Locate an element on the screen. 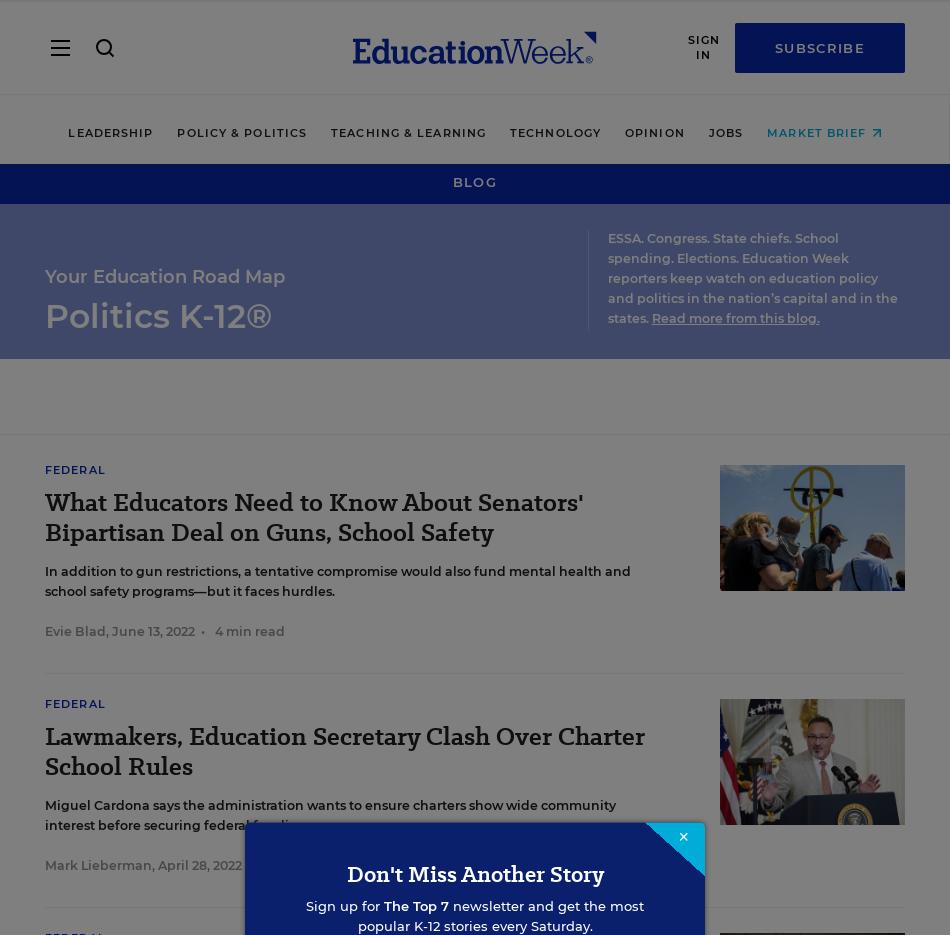 This screenshot has height=935, width=950. 'Newsletters' is located at coordinates (45, 854).